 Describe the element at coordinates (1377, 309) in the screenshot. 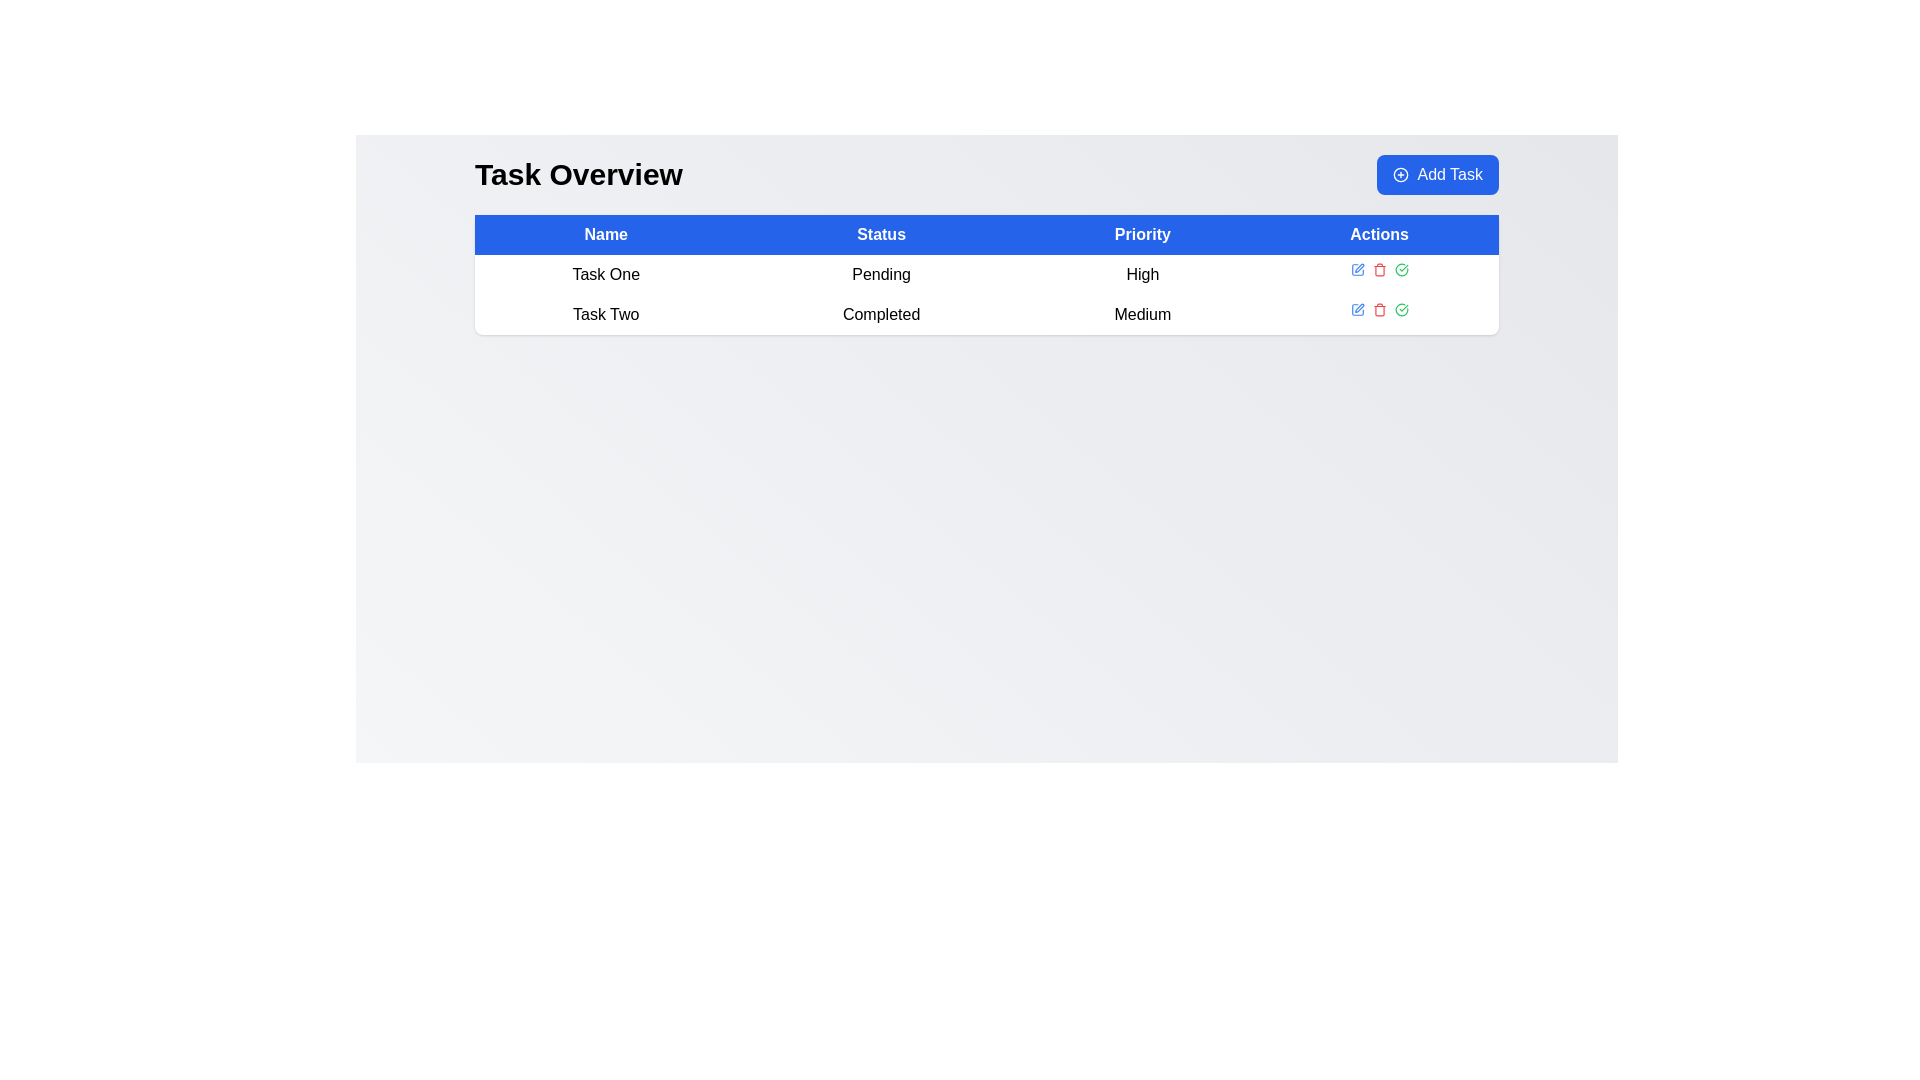

I see `the Icon group` at that location.